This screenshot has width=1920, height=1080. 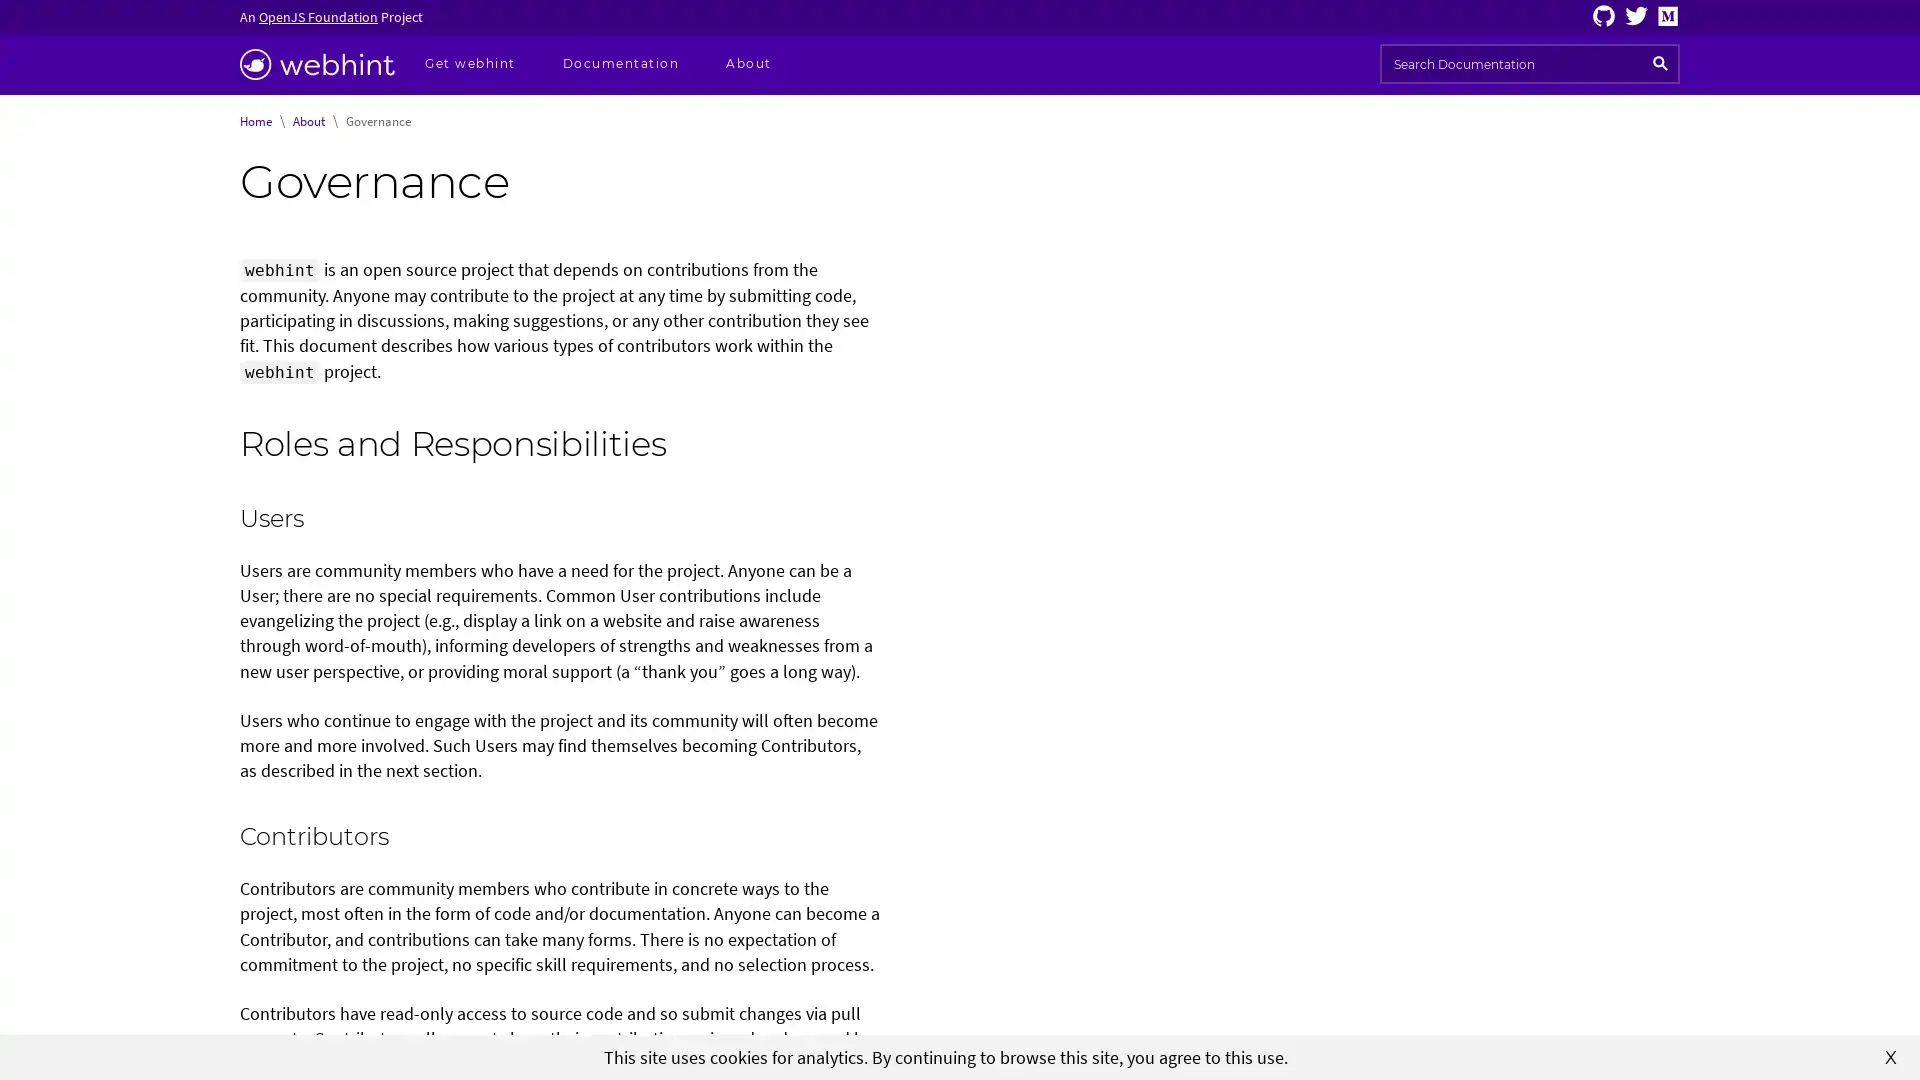 What do you see at coordinates (1660, 63) in the screenshot?
I see `search` at bounding box center [1660, 63].